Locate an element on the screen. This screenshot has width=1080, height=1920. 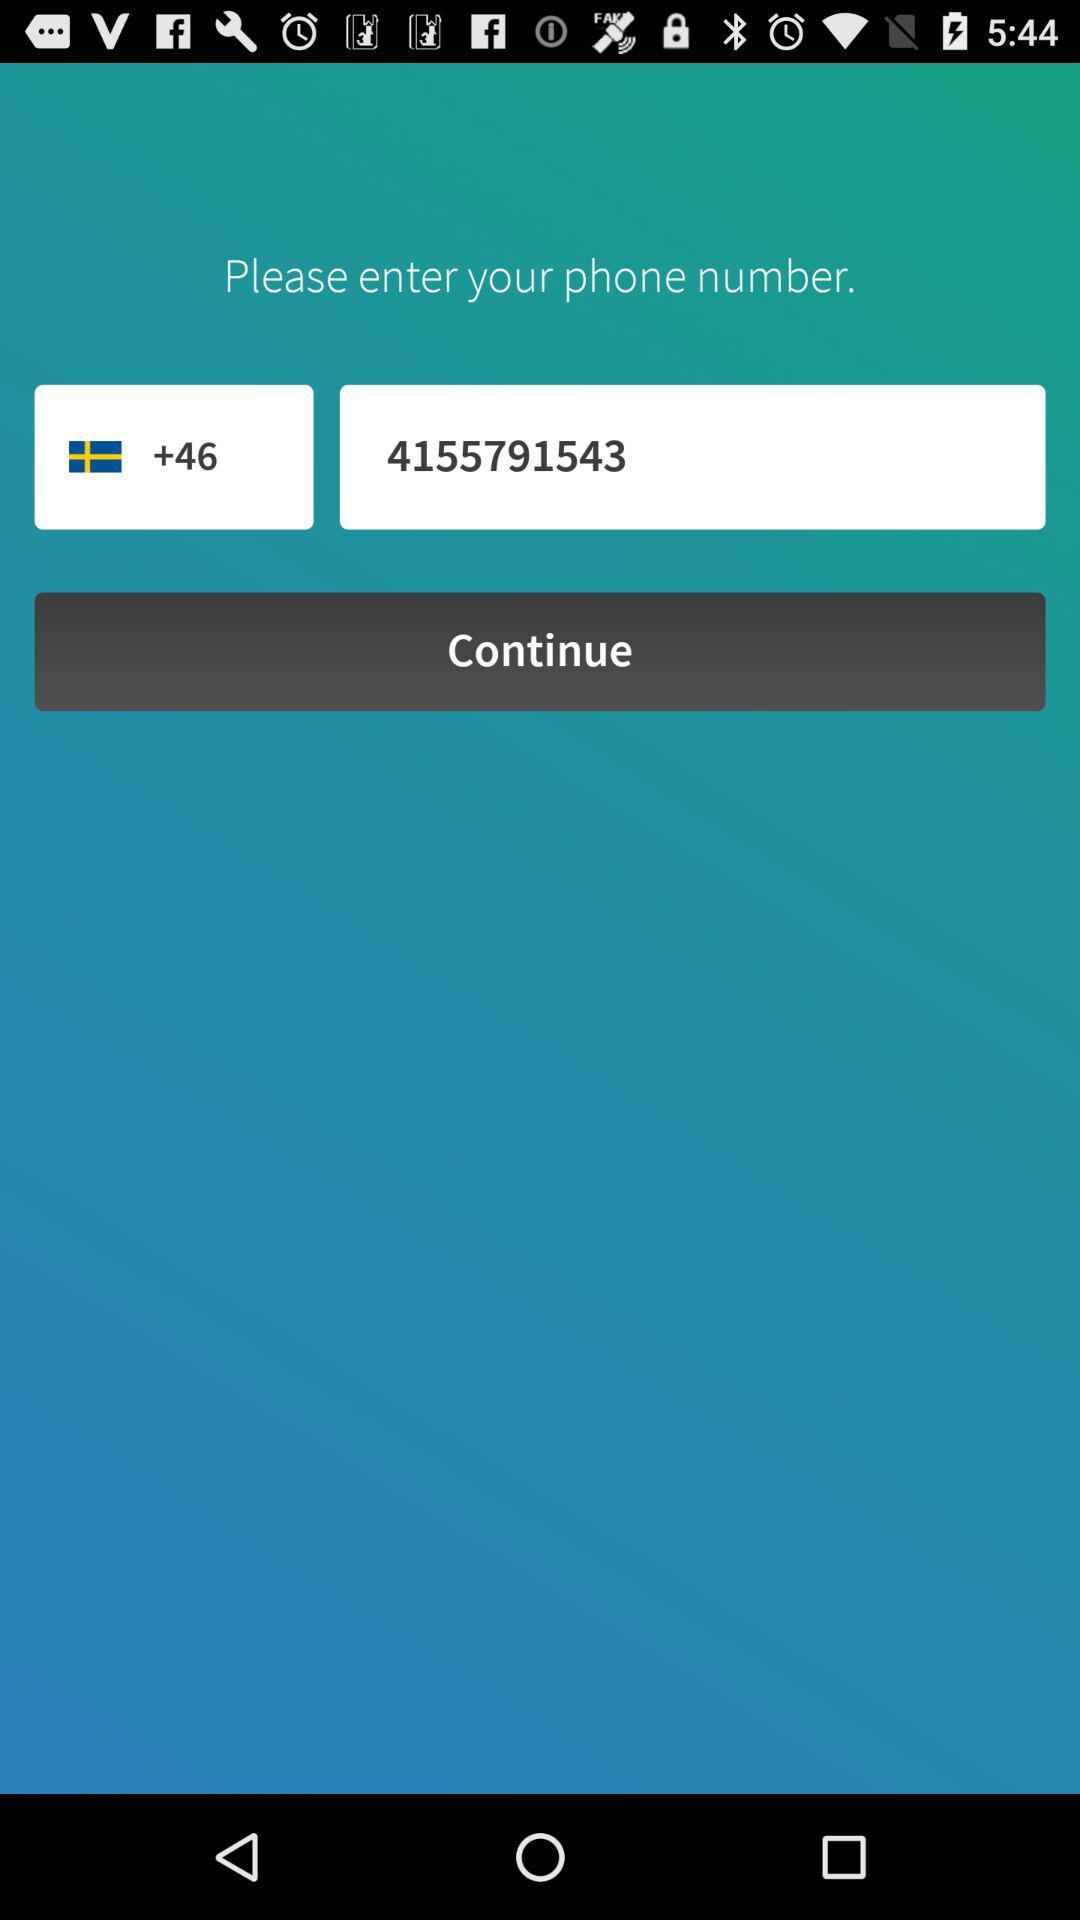
continue is located at coordinates (540, 651).